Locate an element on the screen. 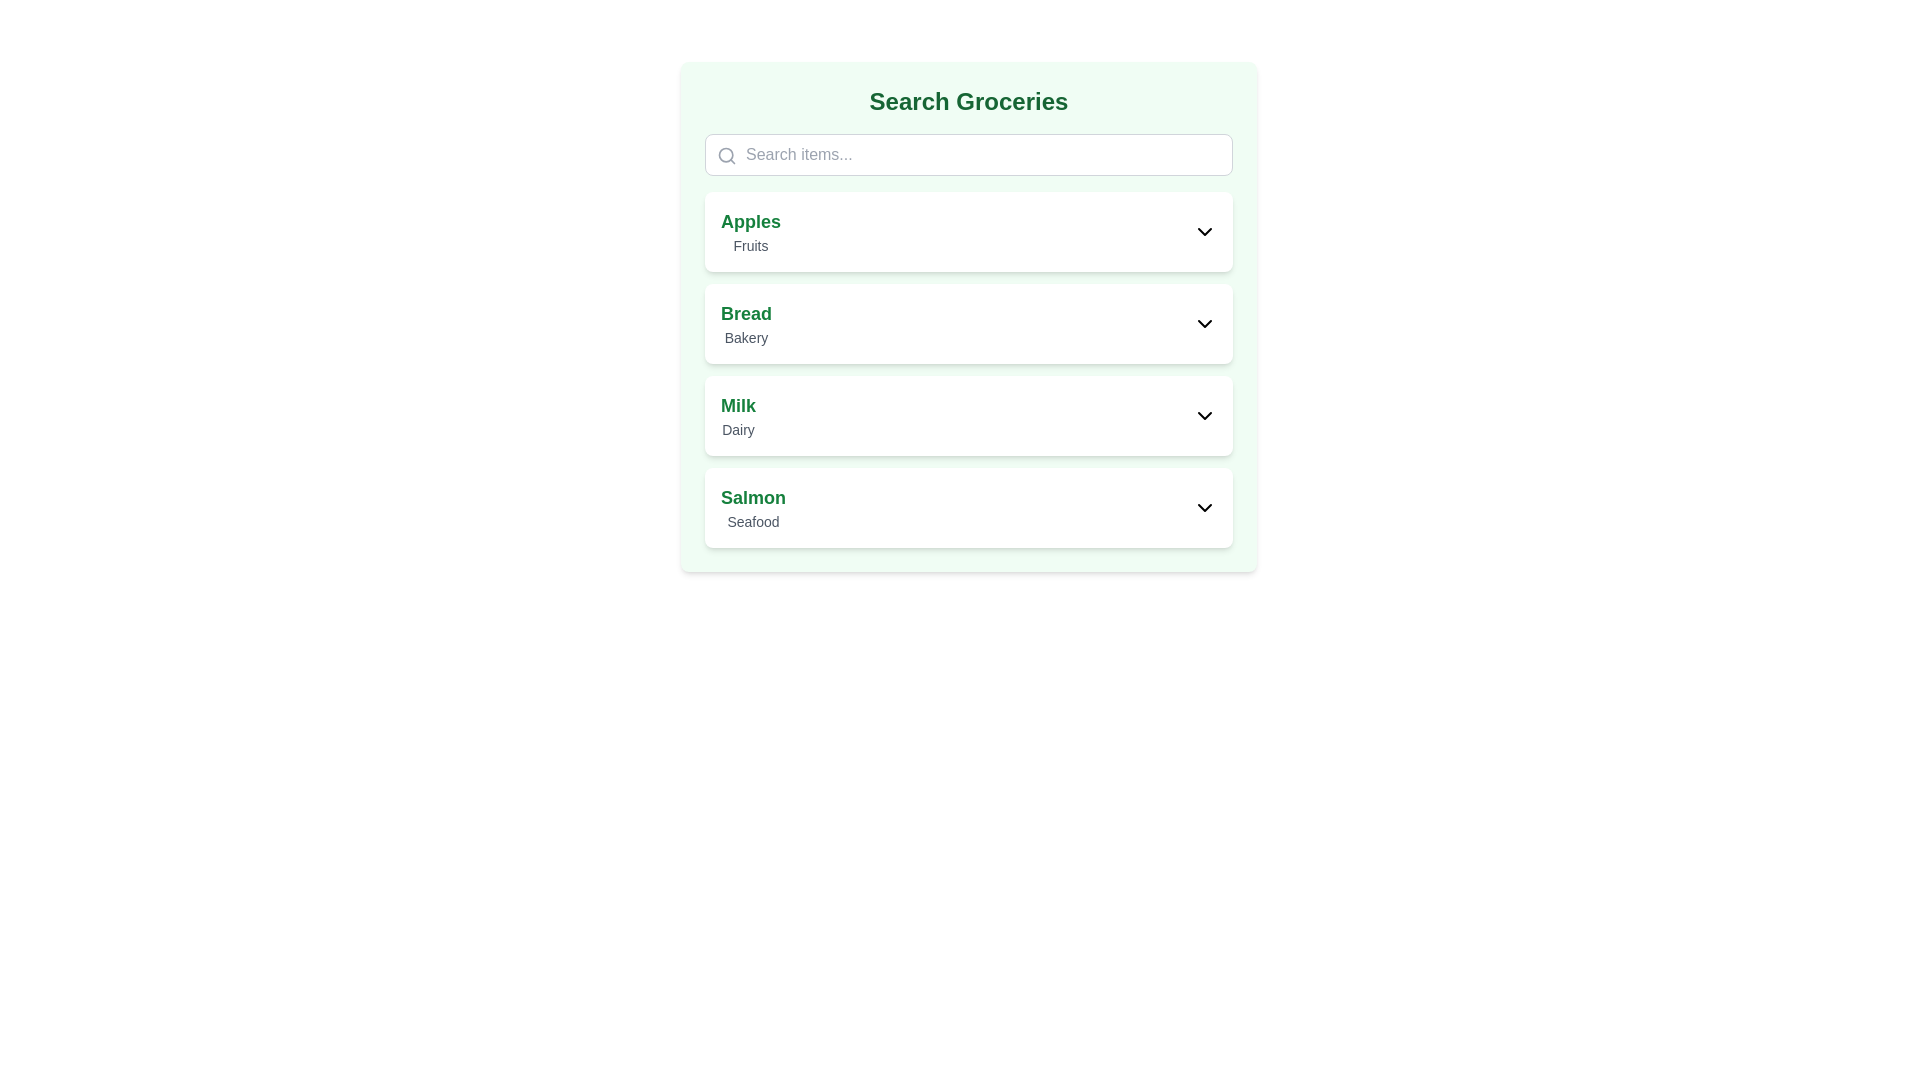 This screenshot has height=1080, width=1920. the text label displaying 'Salmon' in large green font, which is located in the fourth block under 'Seafood' and above a dropdown indicator is located at coordinates (752, 496).